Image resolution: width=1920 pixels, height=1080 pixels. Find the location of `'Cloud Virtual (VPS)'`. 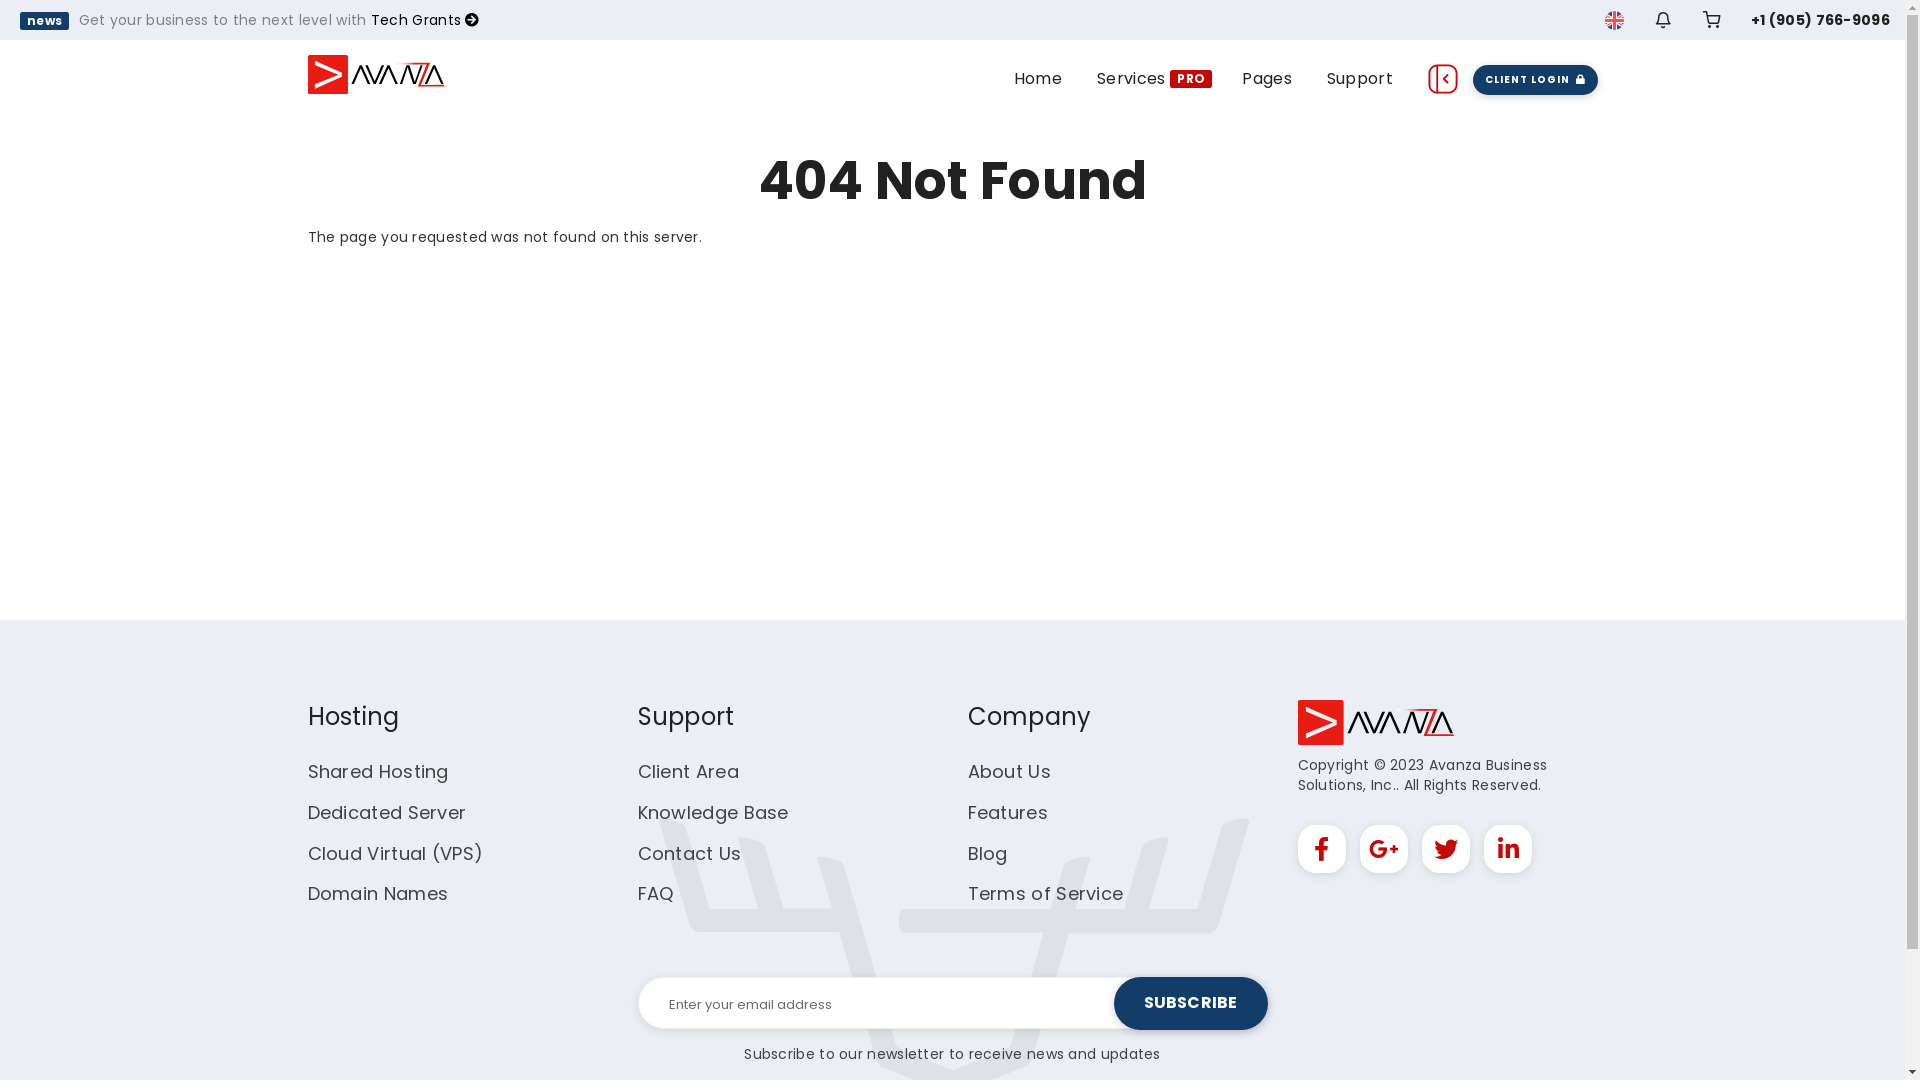

'Cloud Virtual (VPS)' is located at coordinates (395, 853).